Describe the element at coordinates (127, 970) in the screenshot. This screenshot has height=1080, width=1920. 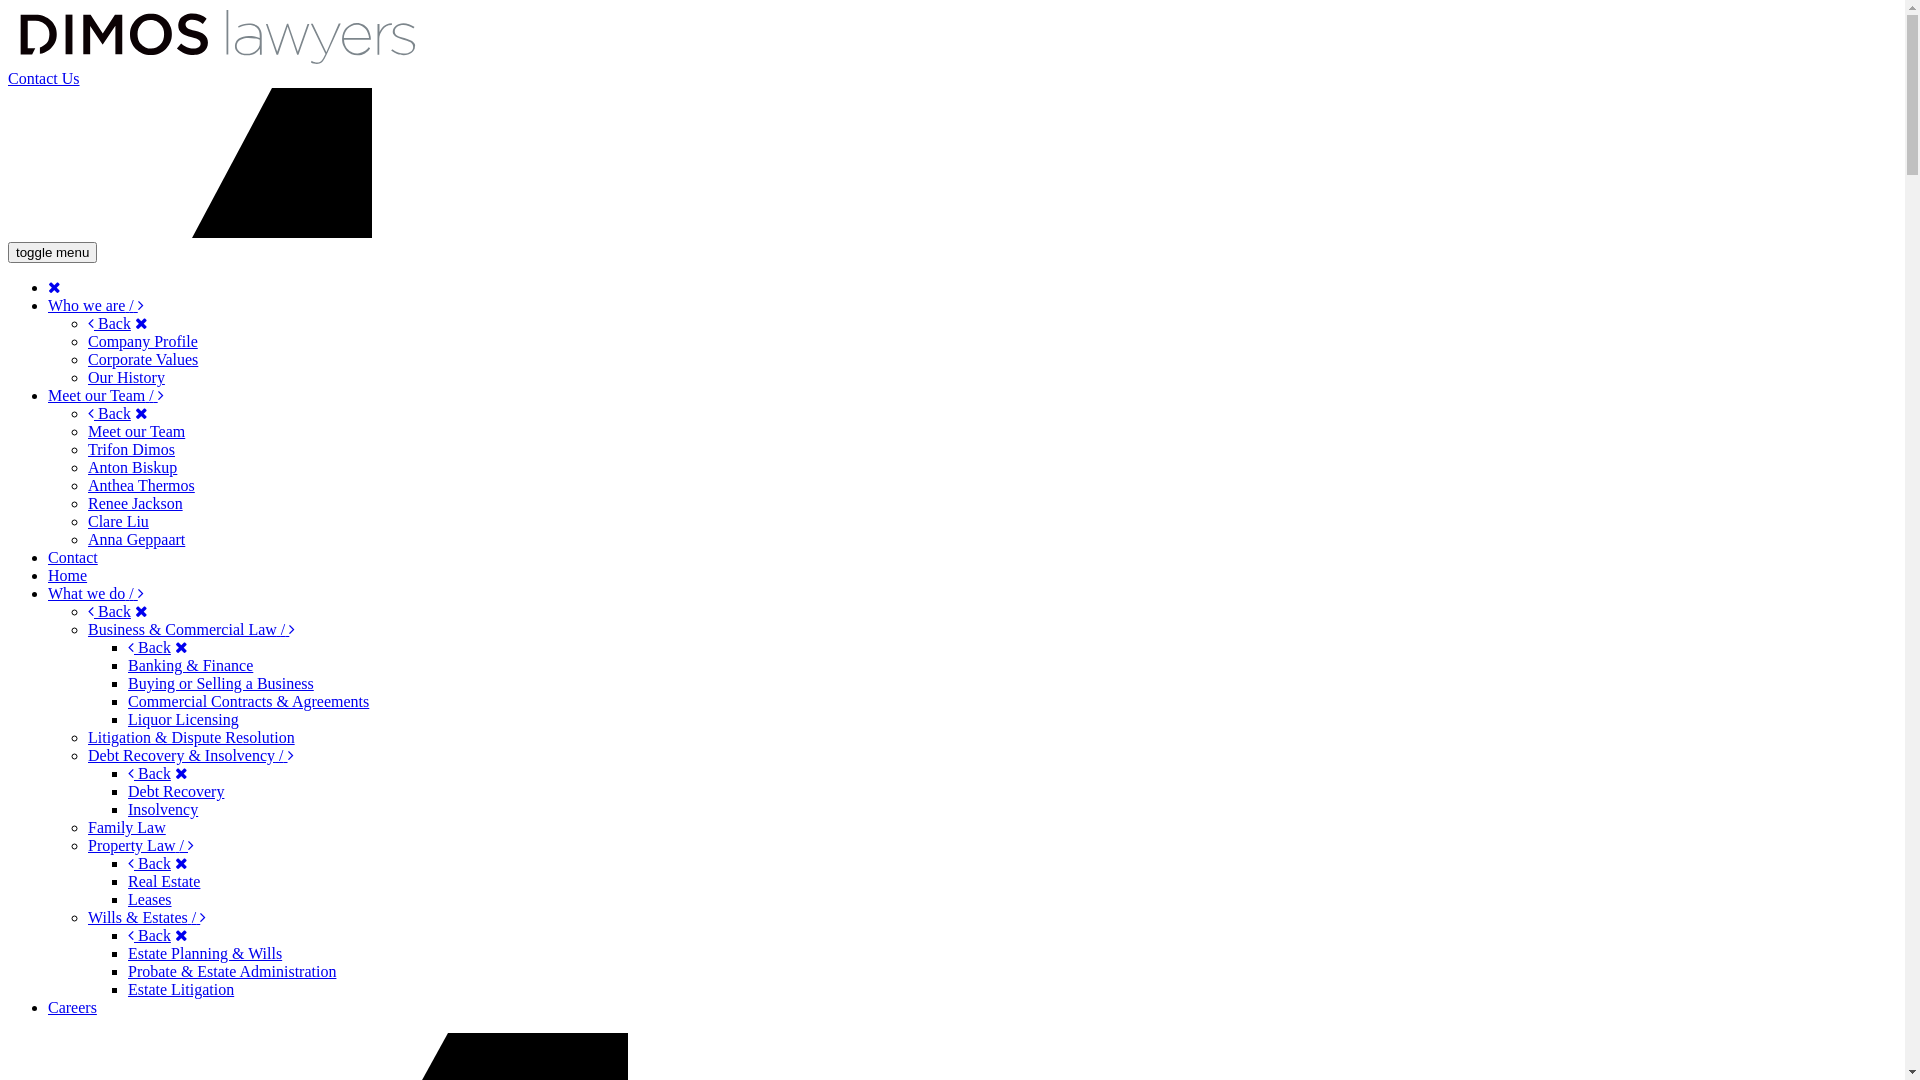
I see `'Probate & Estate Administration'` at that location.